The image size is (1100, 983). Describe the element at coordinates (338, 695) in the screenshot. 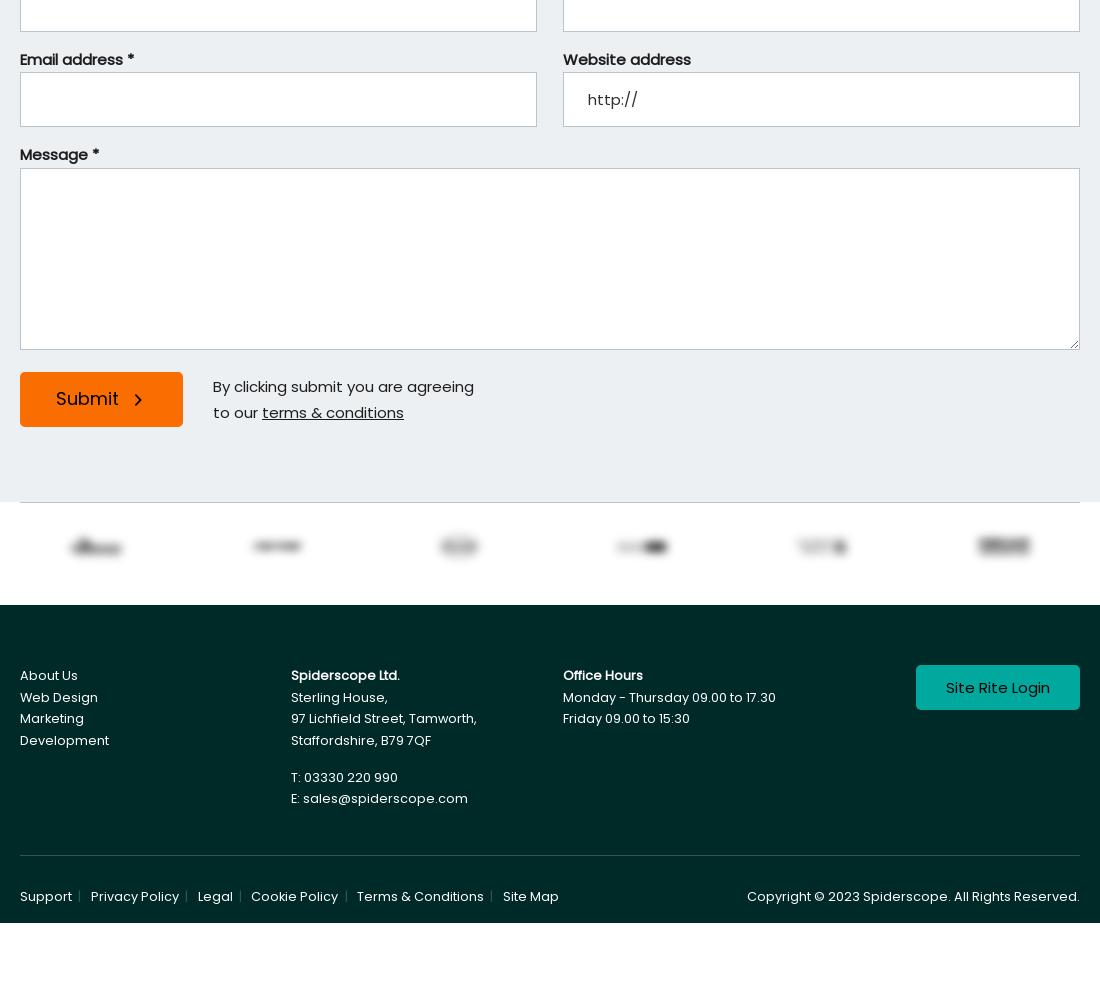

I see `'Sterling House,'` at that location.